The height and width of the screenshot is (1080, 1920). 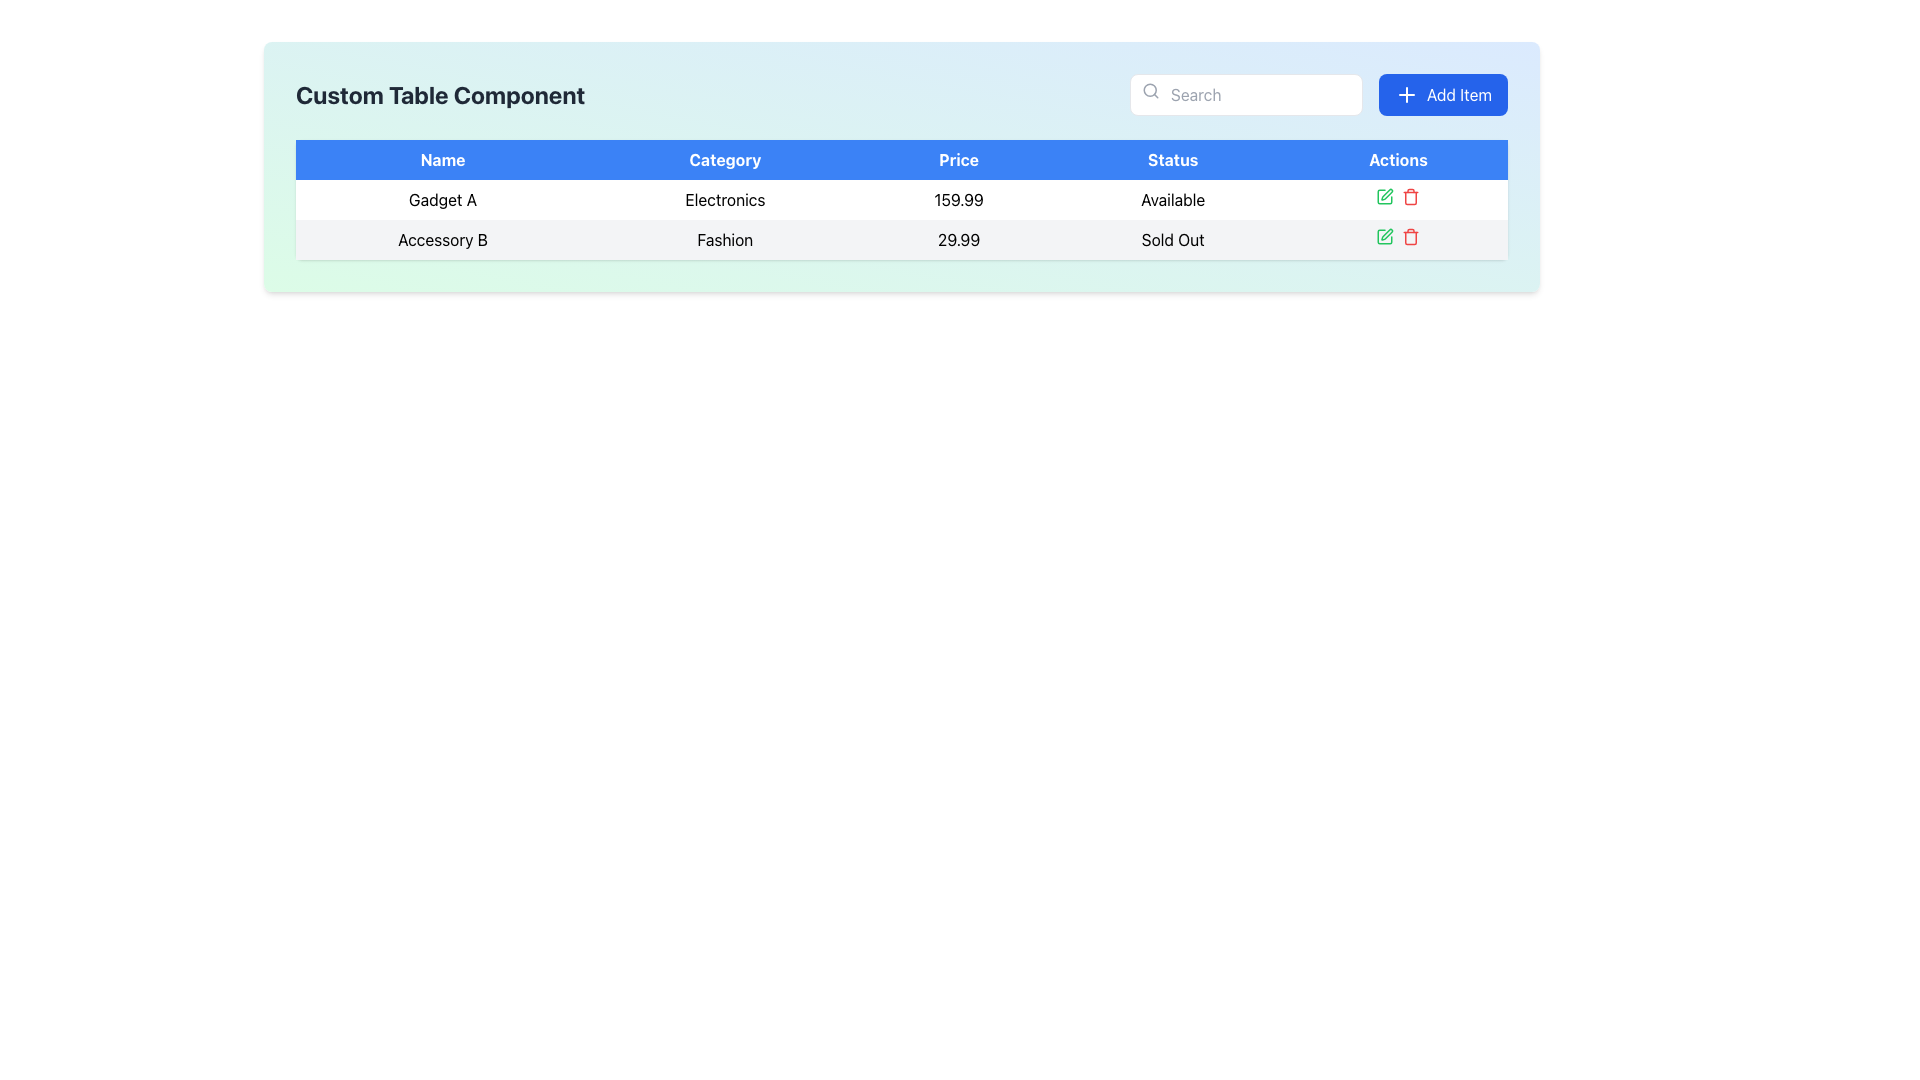 What do you see at coordinates (1386, 193) in the screenshot?
I see `the edit icon button, which resembles a pen and is located in the Actions column of the second row of the table, to initiate the editing interface` at bounding box center [1386, 193].